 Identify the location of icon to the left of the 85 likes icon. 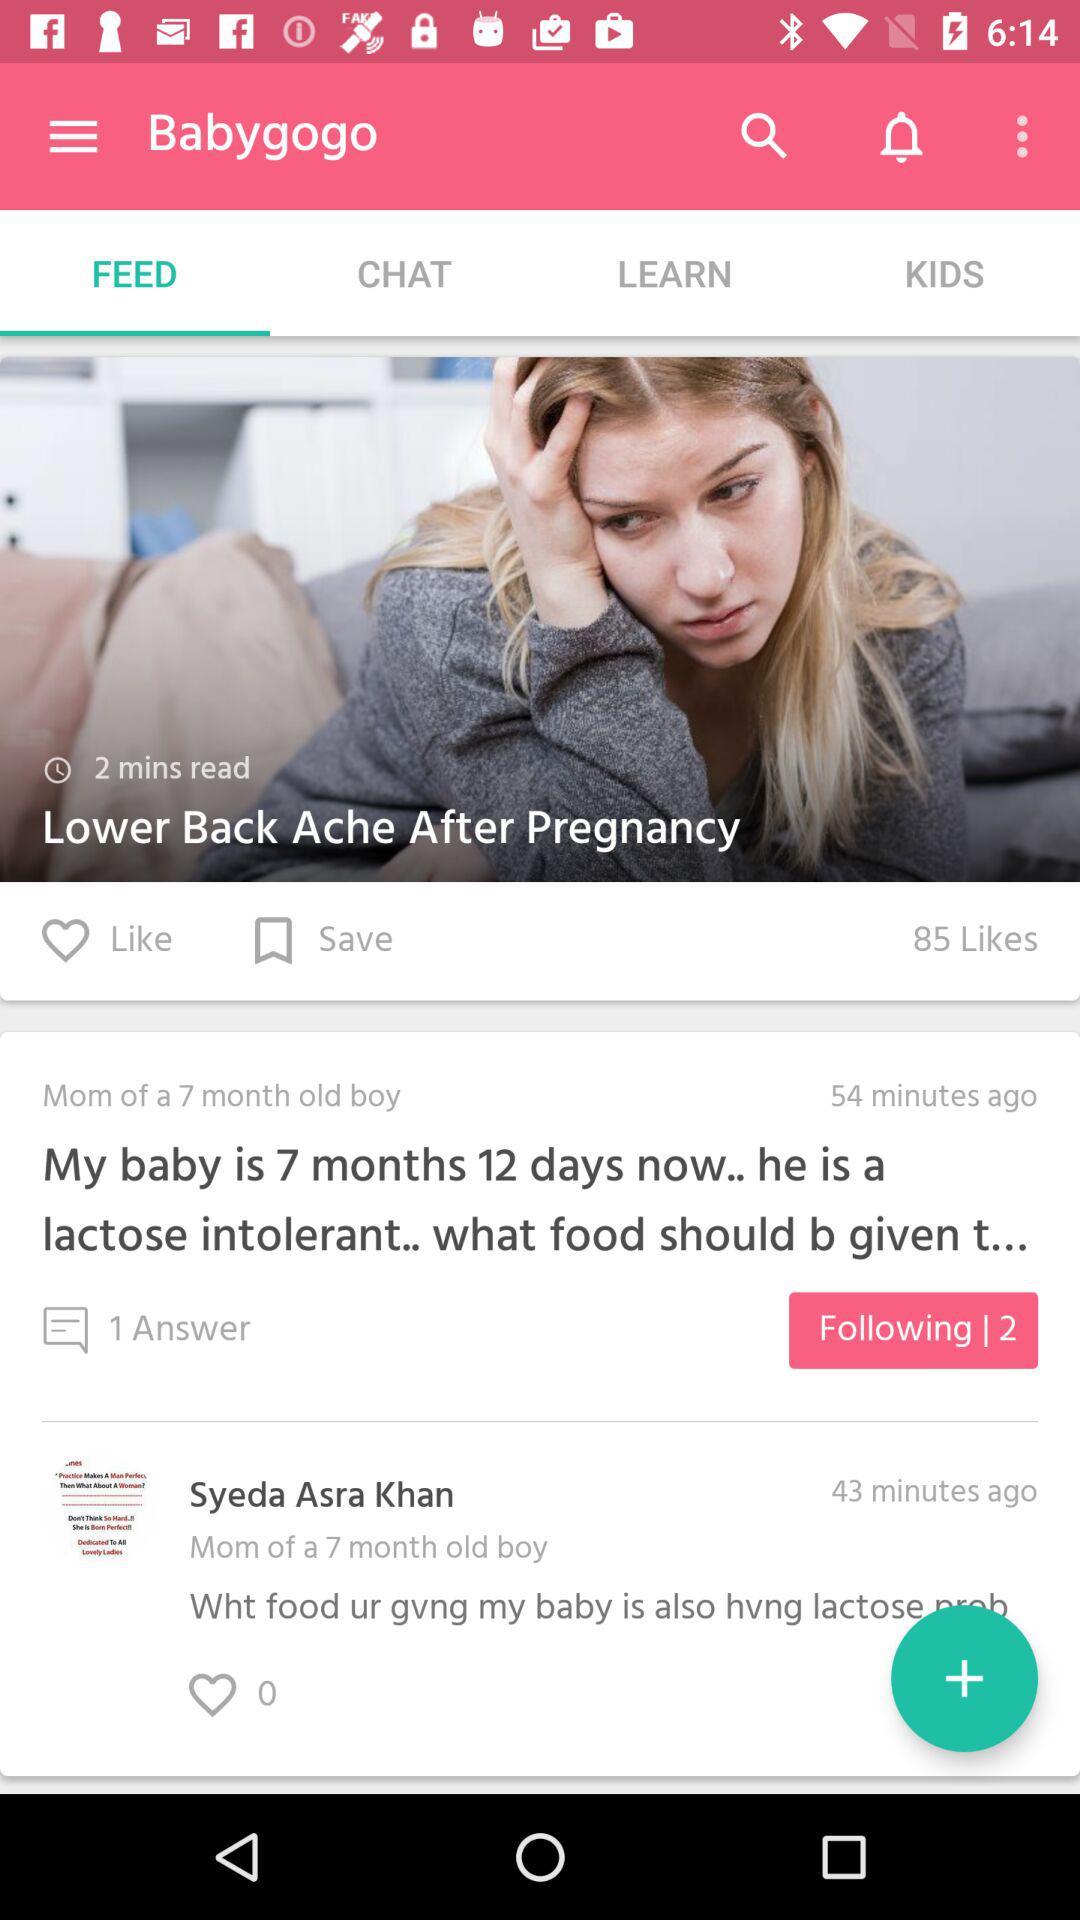
(321, 940).